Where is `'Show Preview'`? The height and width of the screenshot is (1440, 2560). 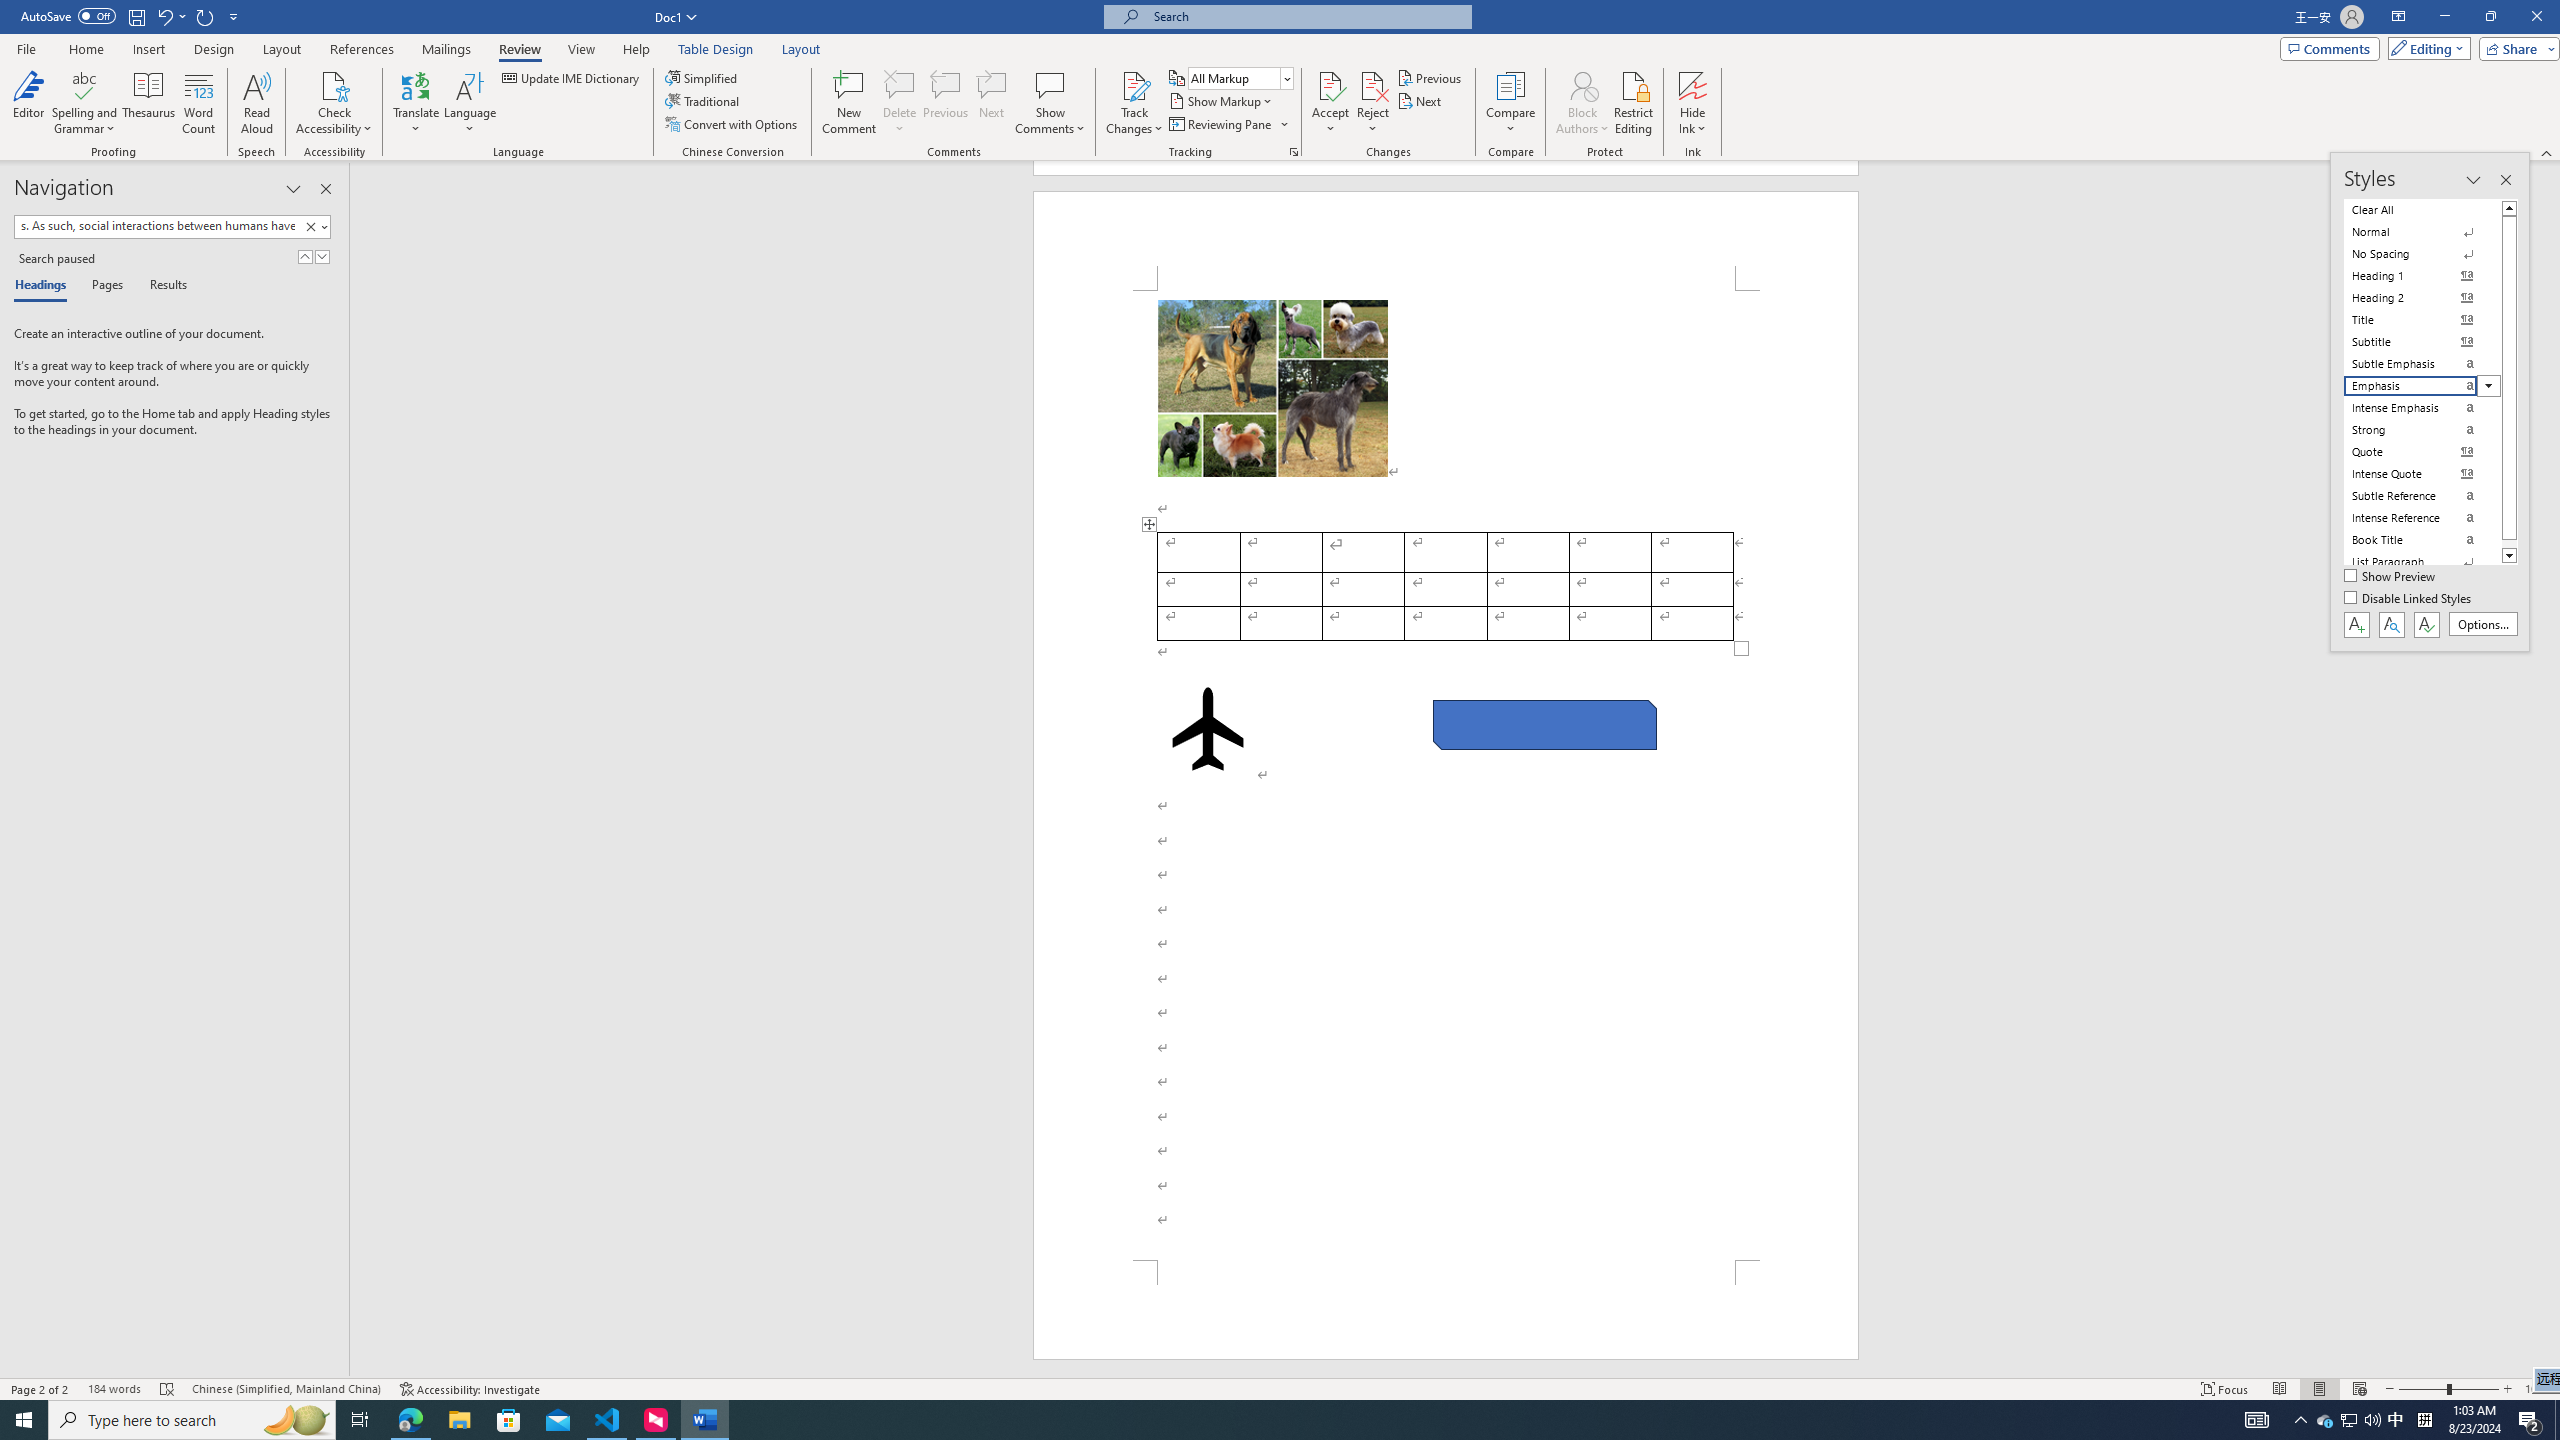
'Show Preview' is located at coordinates (2392, 577).